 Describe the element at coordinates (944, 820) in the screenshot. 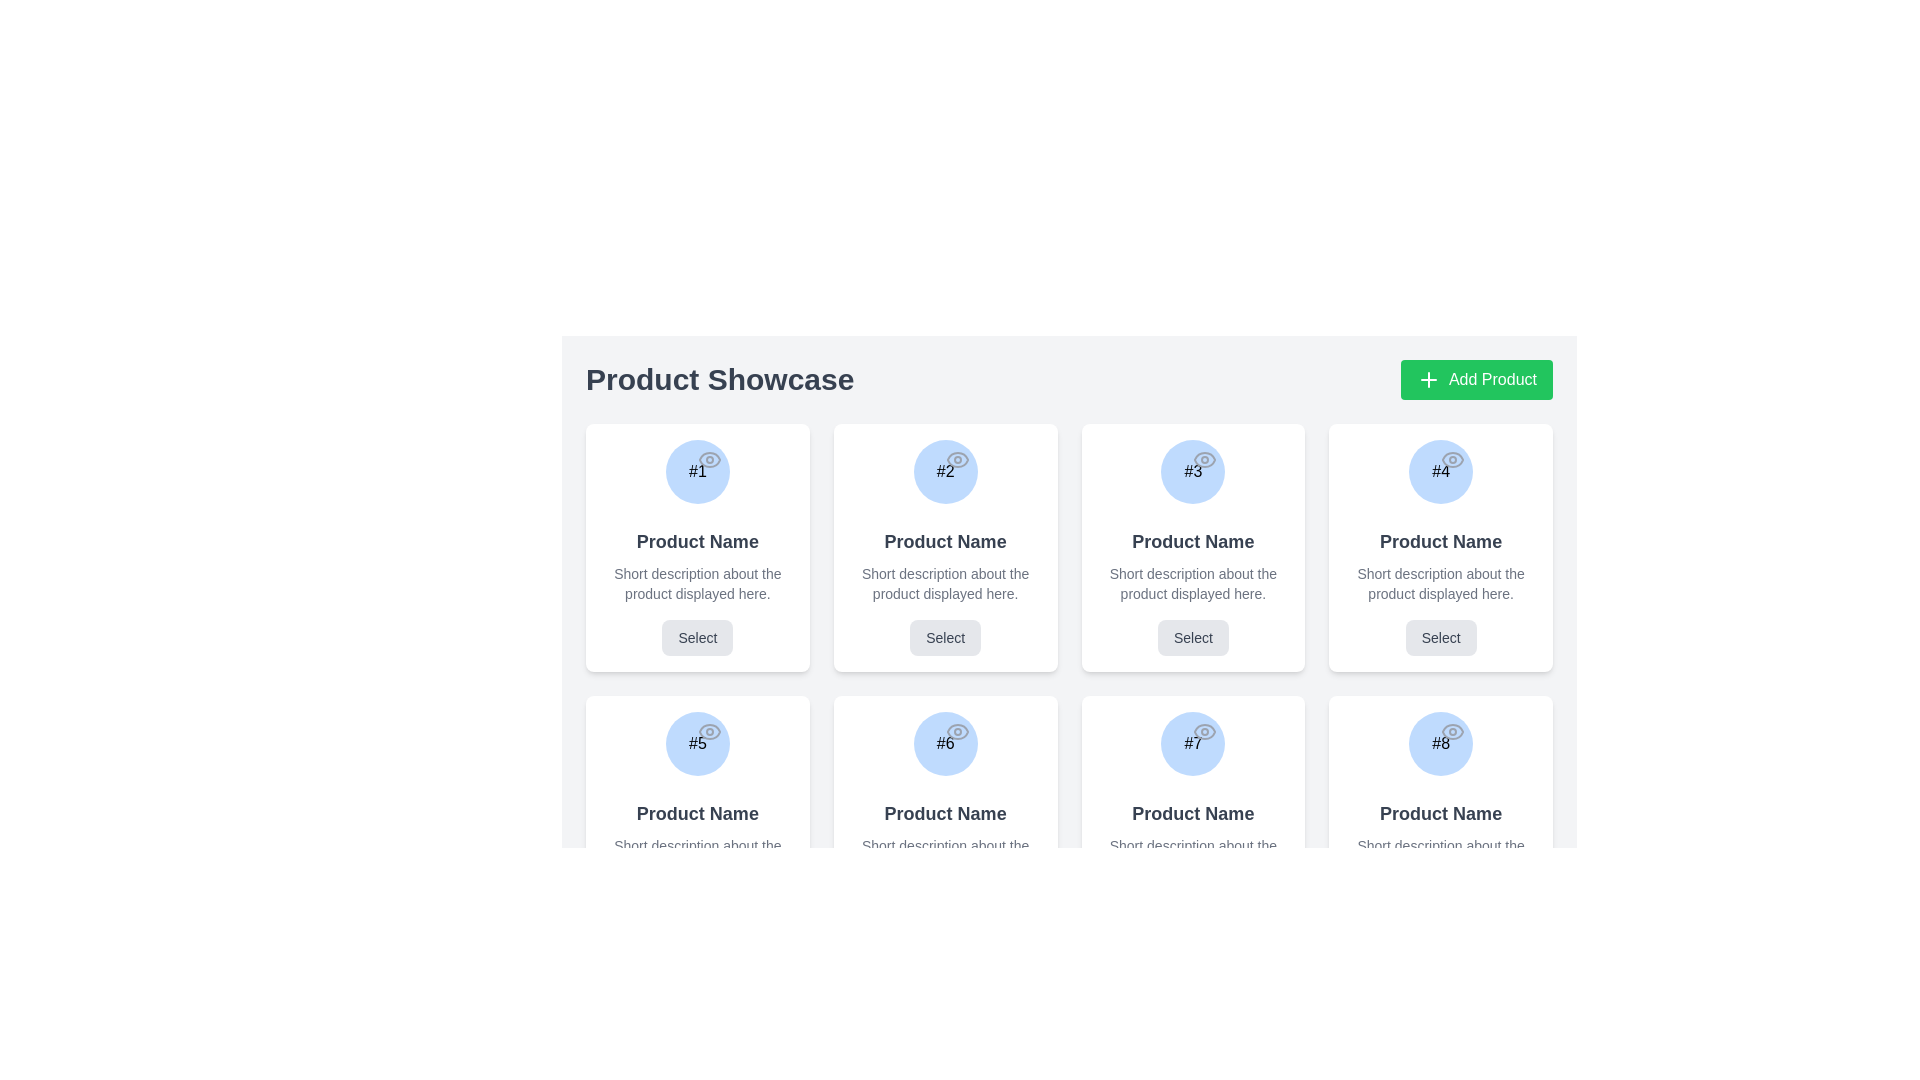

I see `the sixth product entry card in the product showcase grid` at that location.